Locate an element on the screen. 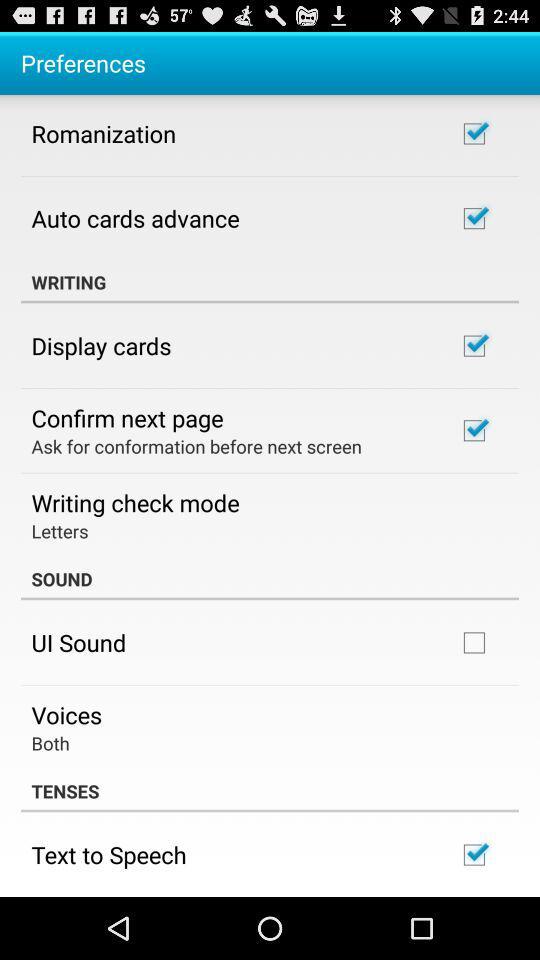  the tenses item is located at coordinates (270, 791).